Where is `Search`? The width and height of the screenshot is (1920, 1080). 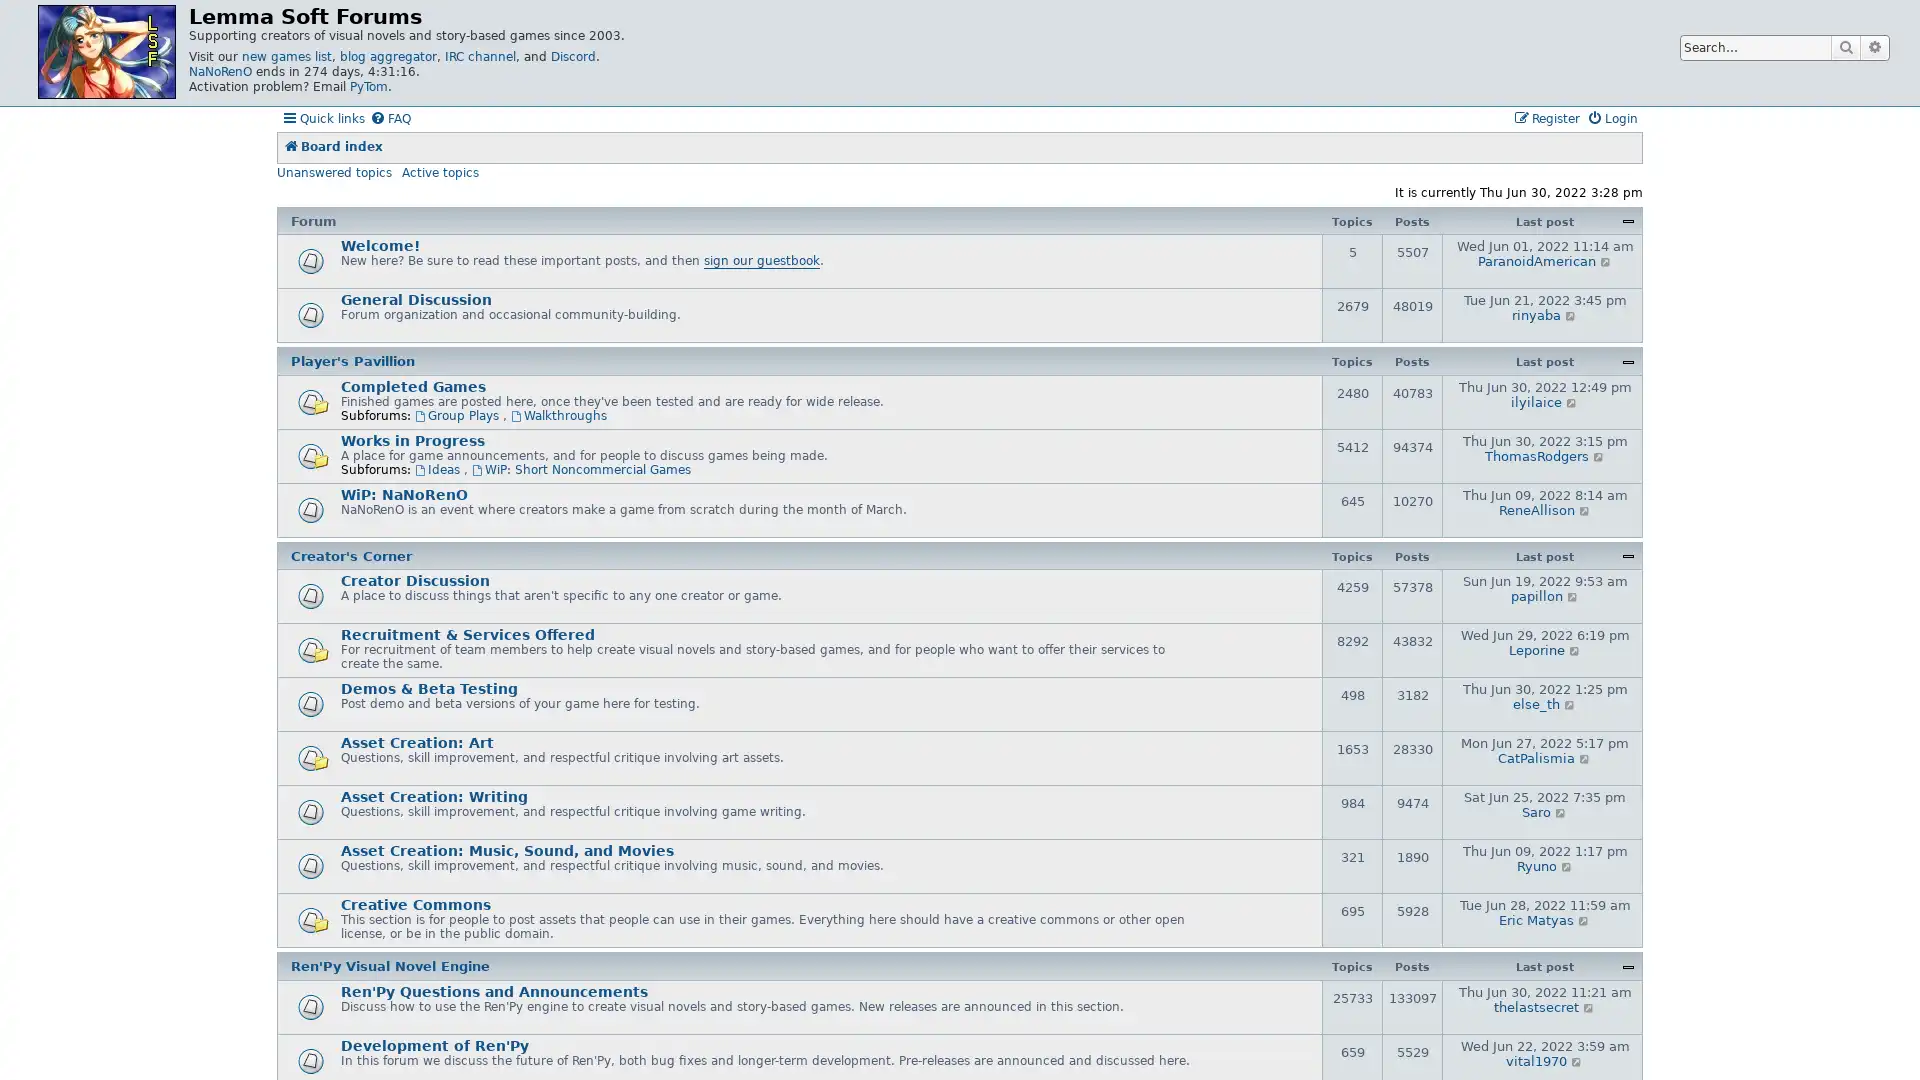 Search is located at coordinates (1845, 46).